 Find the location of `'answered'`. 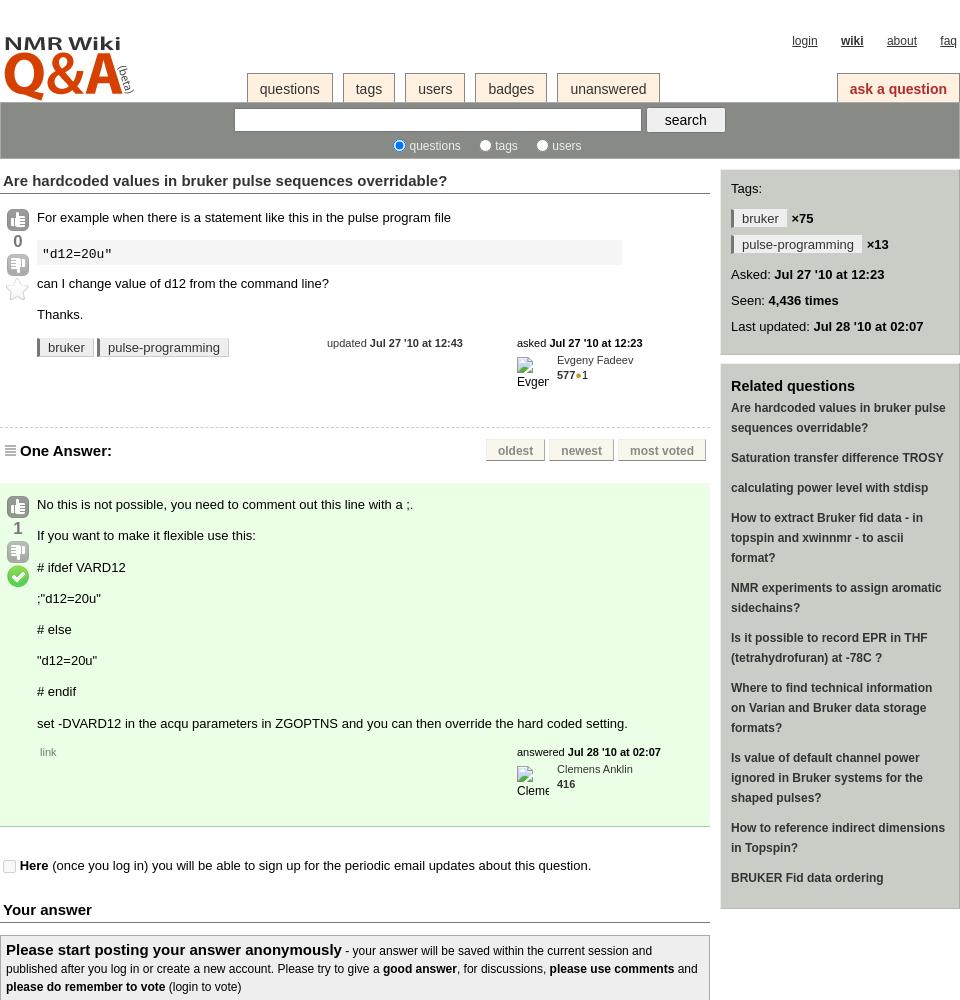

'answered' is located at coordinates (542, 751).